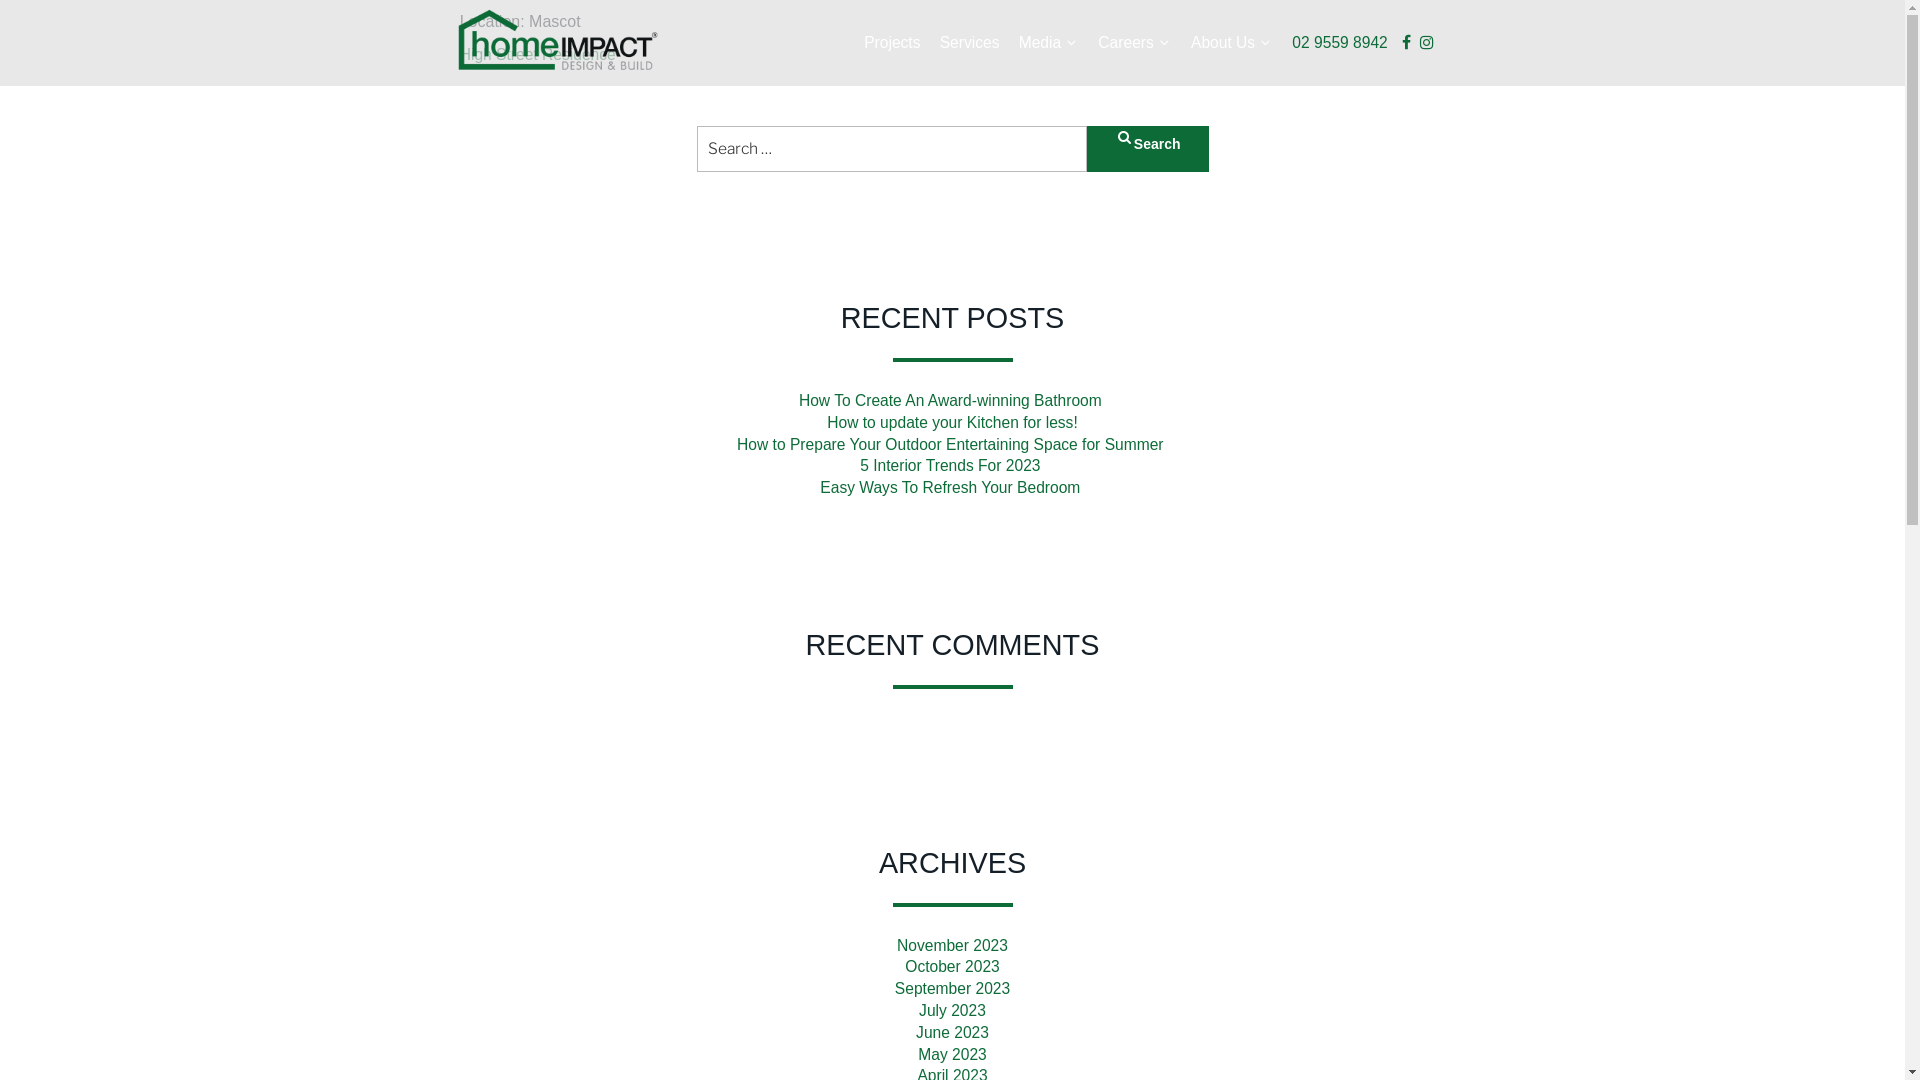 The image size is (1920, 1080). What do you see at coordinates (826, 421) in the screenshot?
I see `'How to update your Kitchen for less!'` at bounding box center [826, 421].